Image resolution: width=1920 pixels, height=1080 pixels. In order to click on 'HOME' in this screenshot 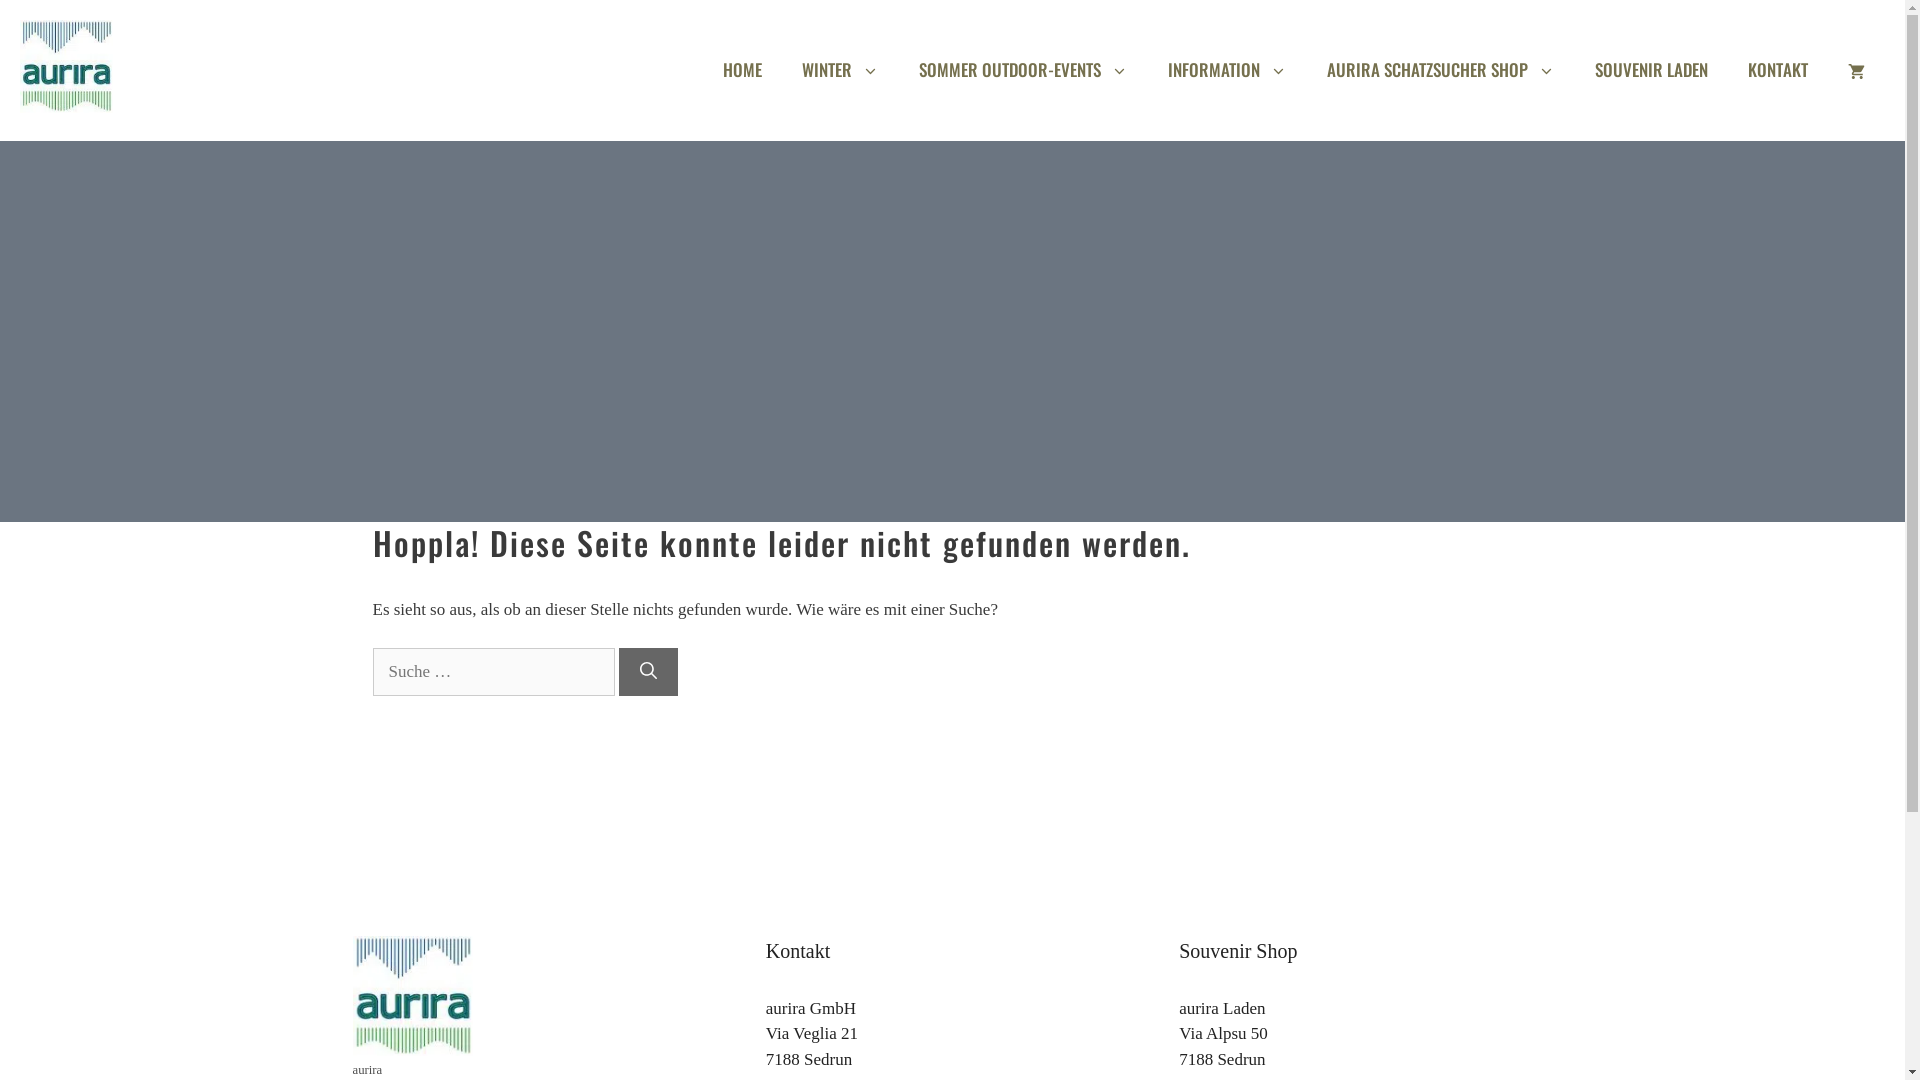, I will do `click(741, 68)`.